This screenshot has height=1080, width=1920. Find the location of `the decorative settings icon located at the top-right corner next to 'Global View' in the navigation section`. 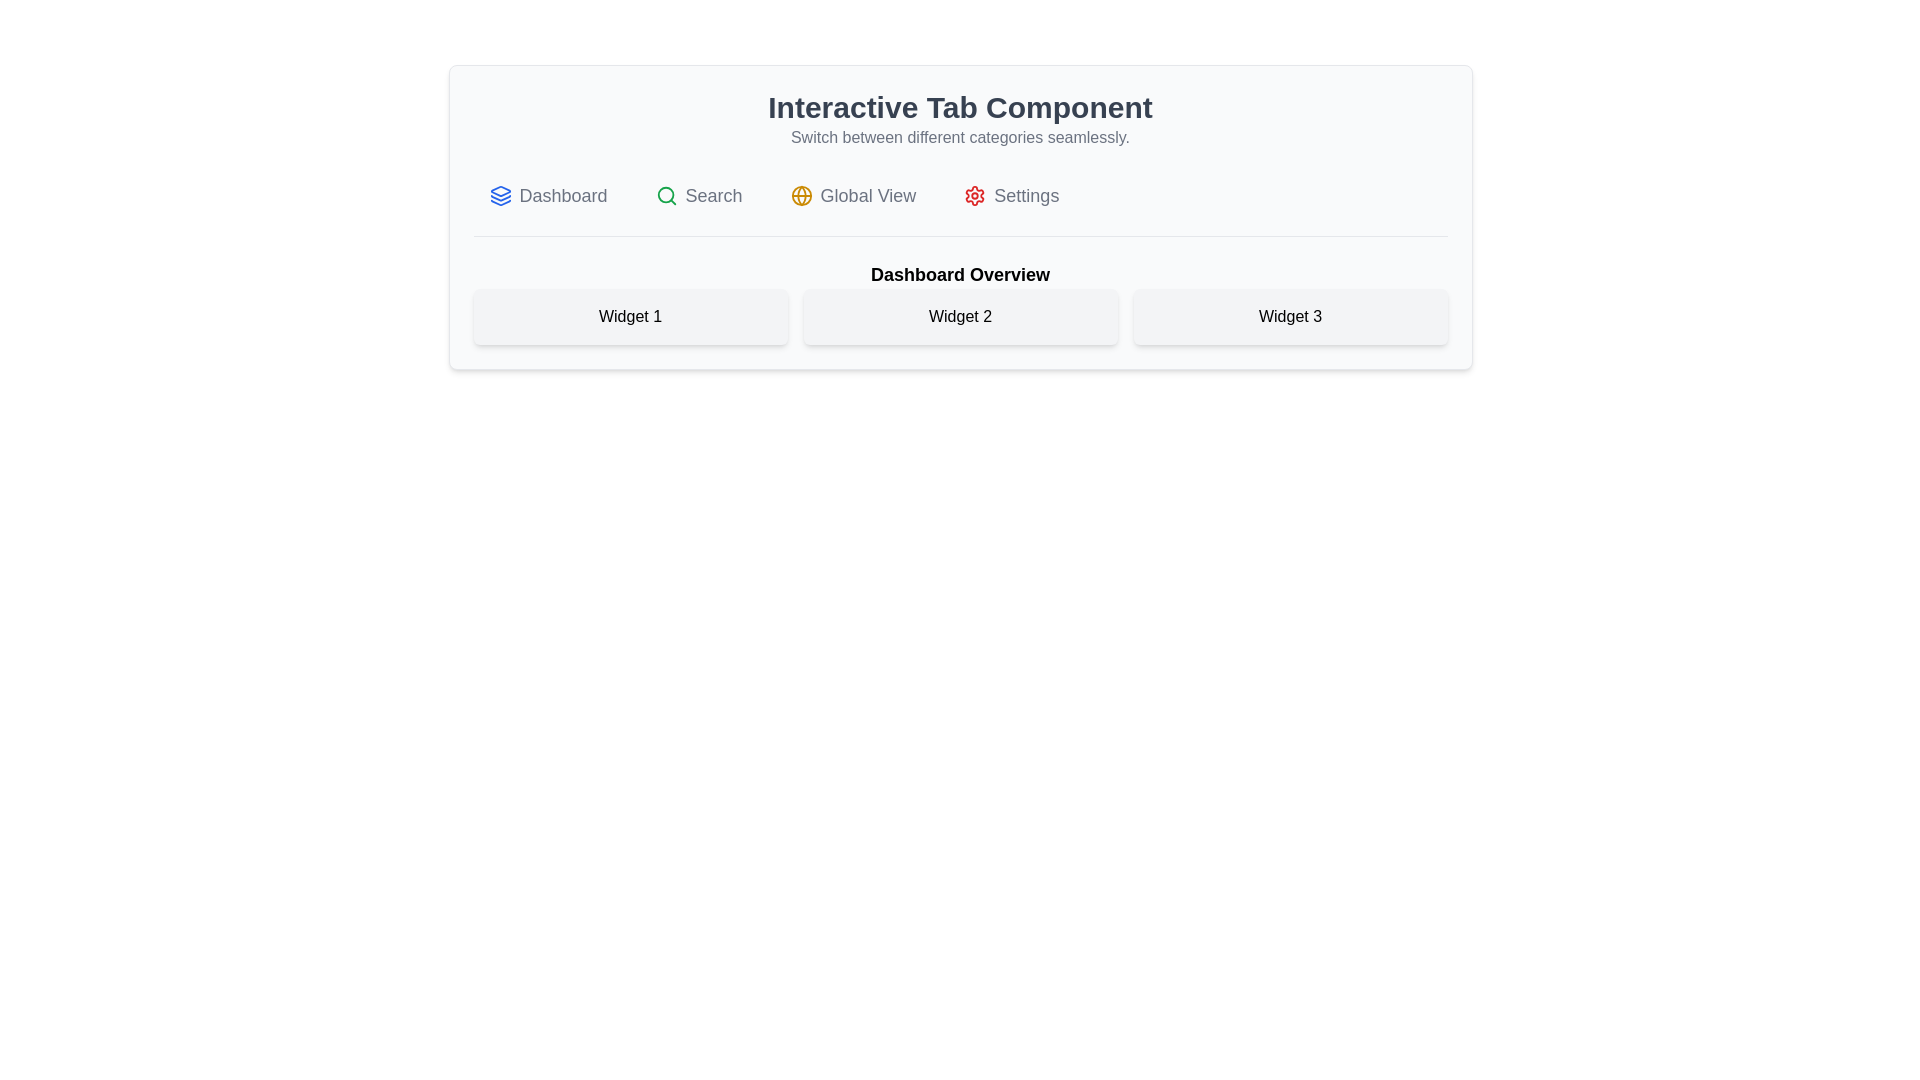

the decorative settings icon located at the top-right corner next to 'Global View' in the navigation section is located at coordinates (975, 196).